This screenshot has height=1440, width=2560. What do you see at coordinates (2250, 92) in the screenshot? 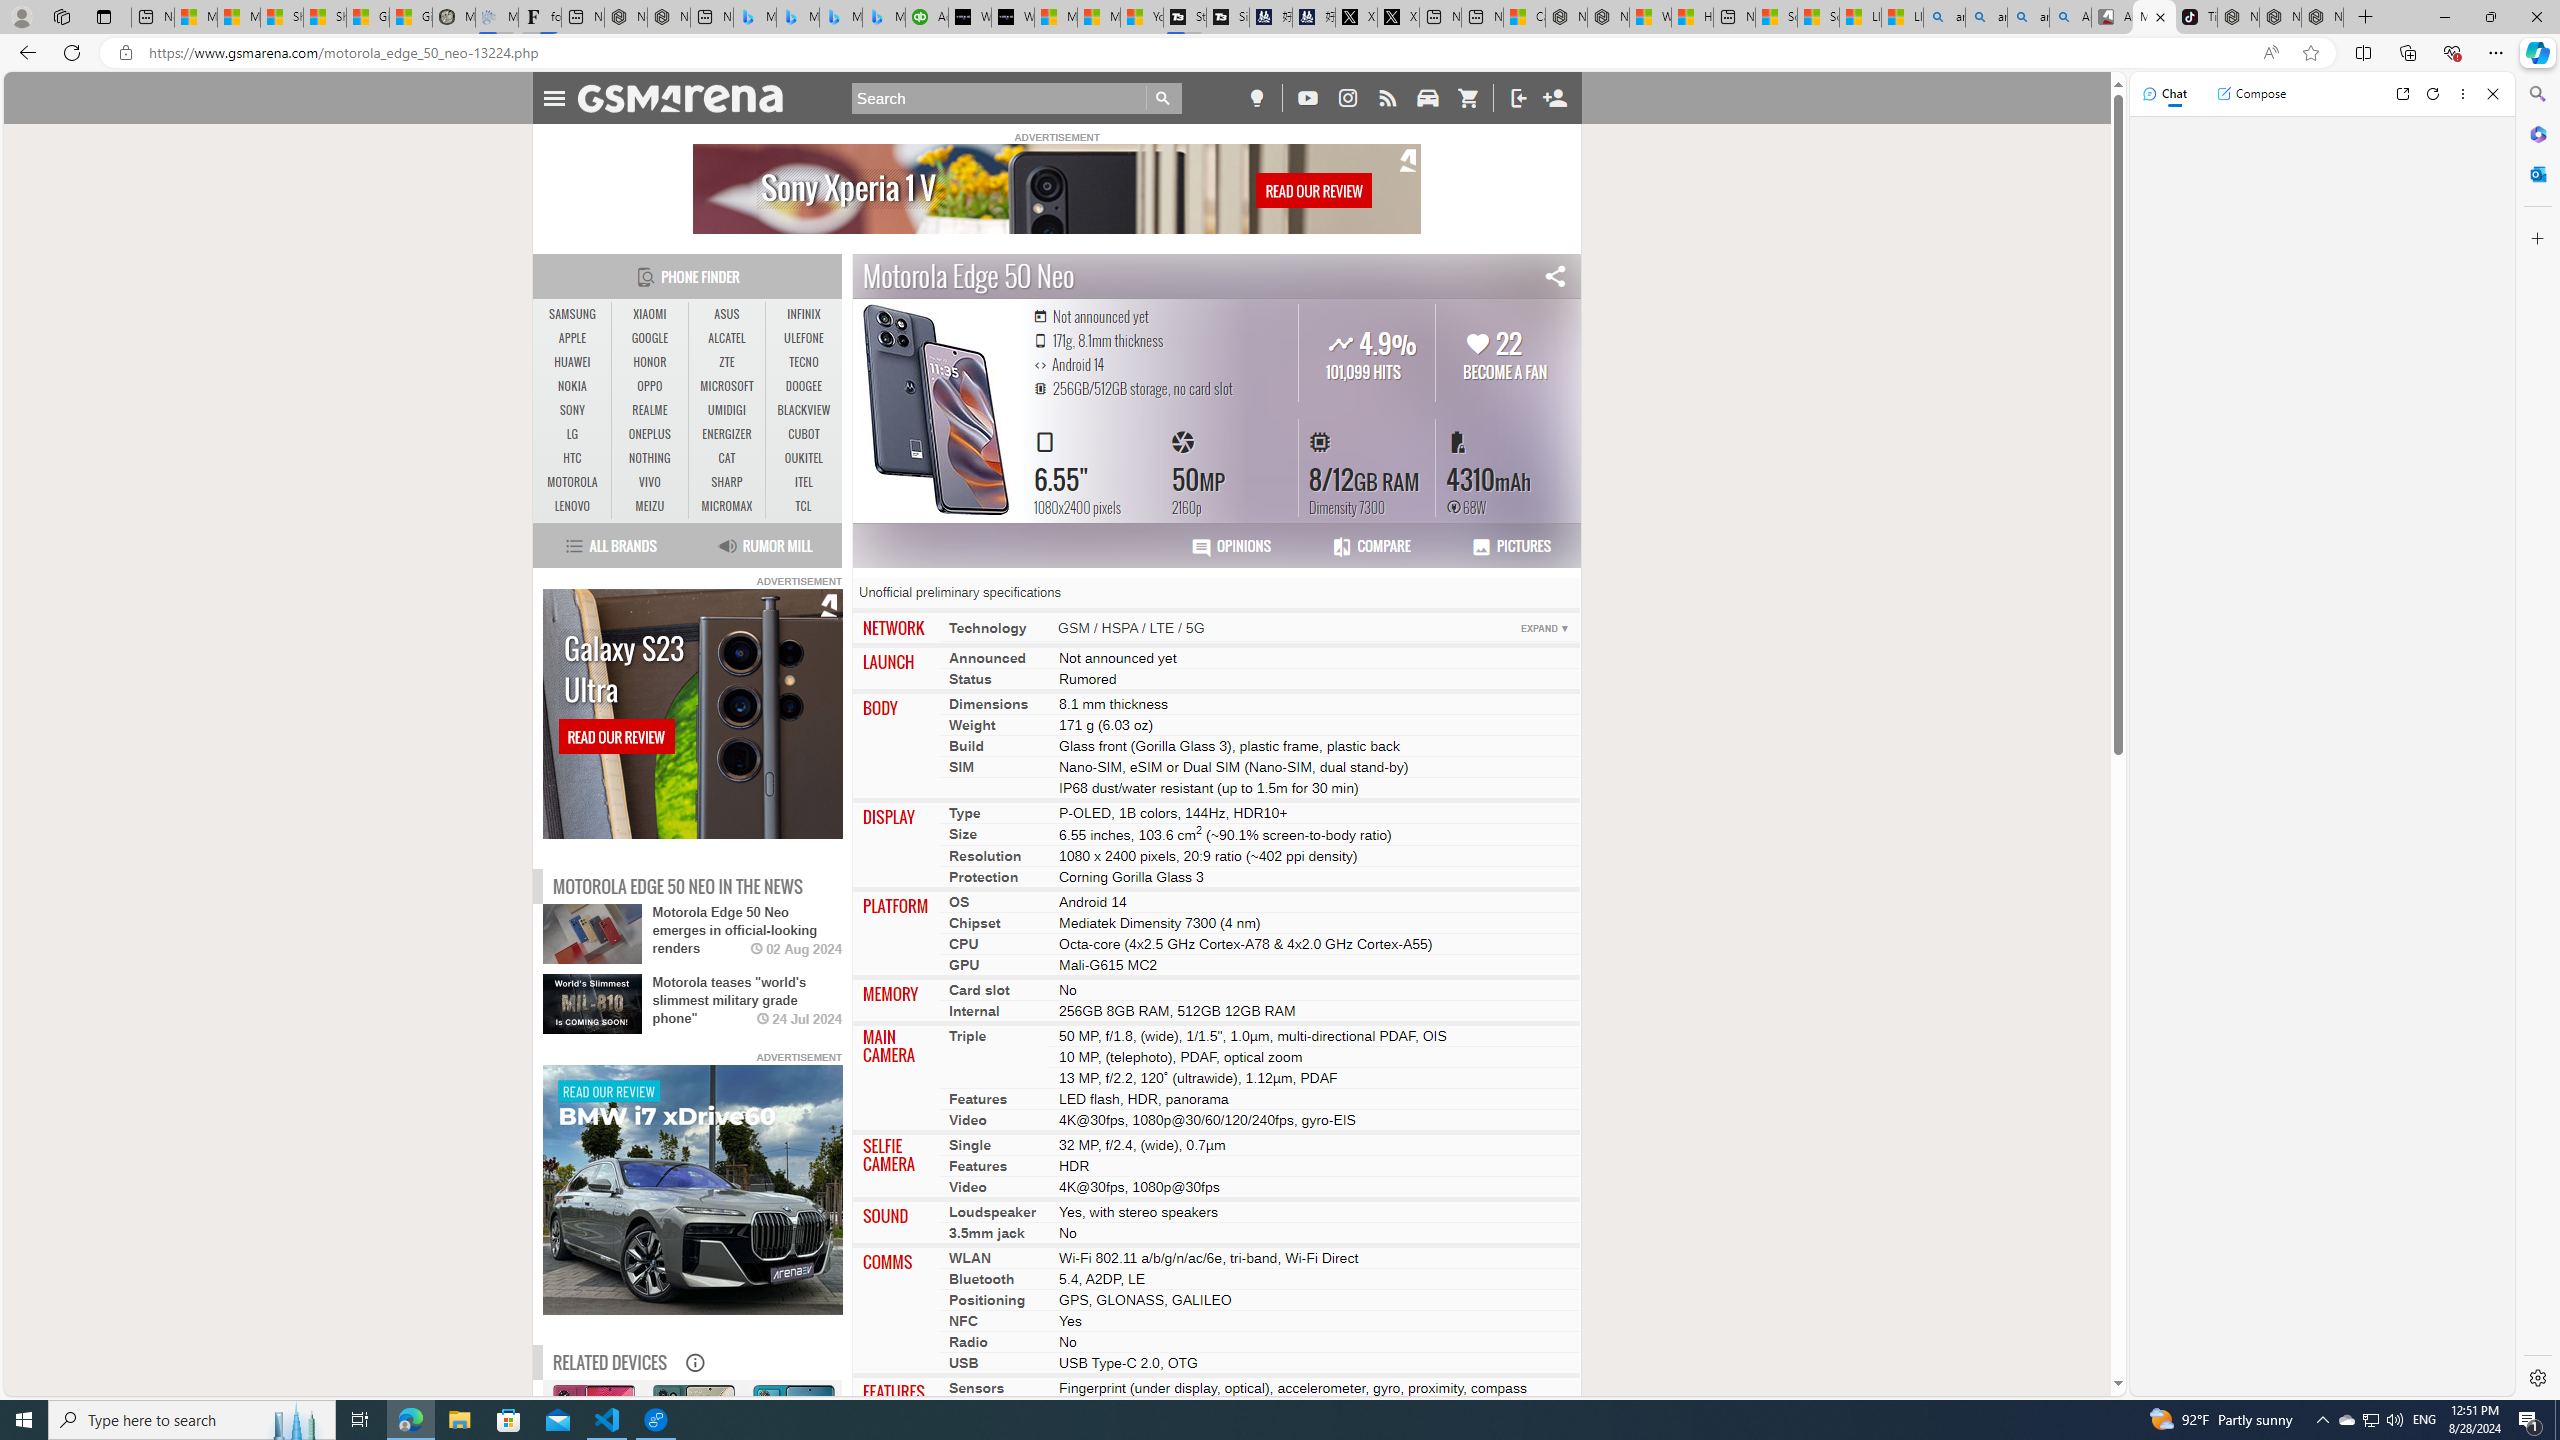
I see `'Compose'` at bounding box center [2250, 92].